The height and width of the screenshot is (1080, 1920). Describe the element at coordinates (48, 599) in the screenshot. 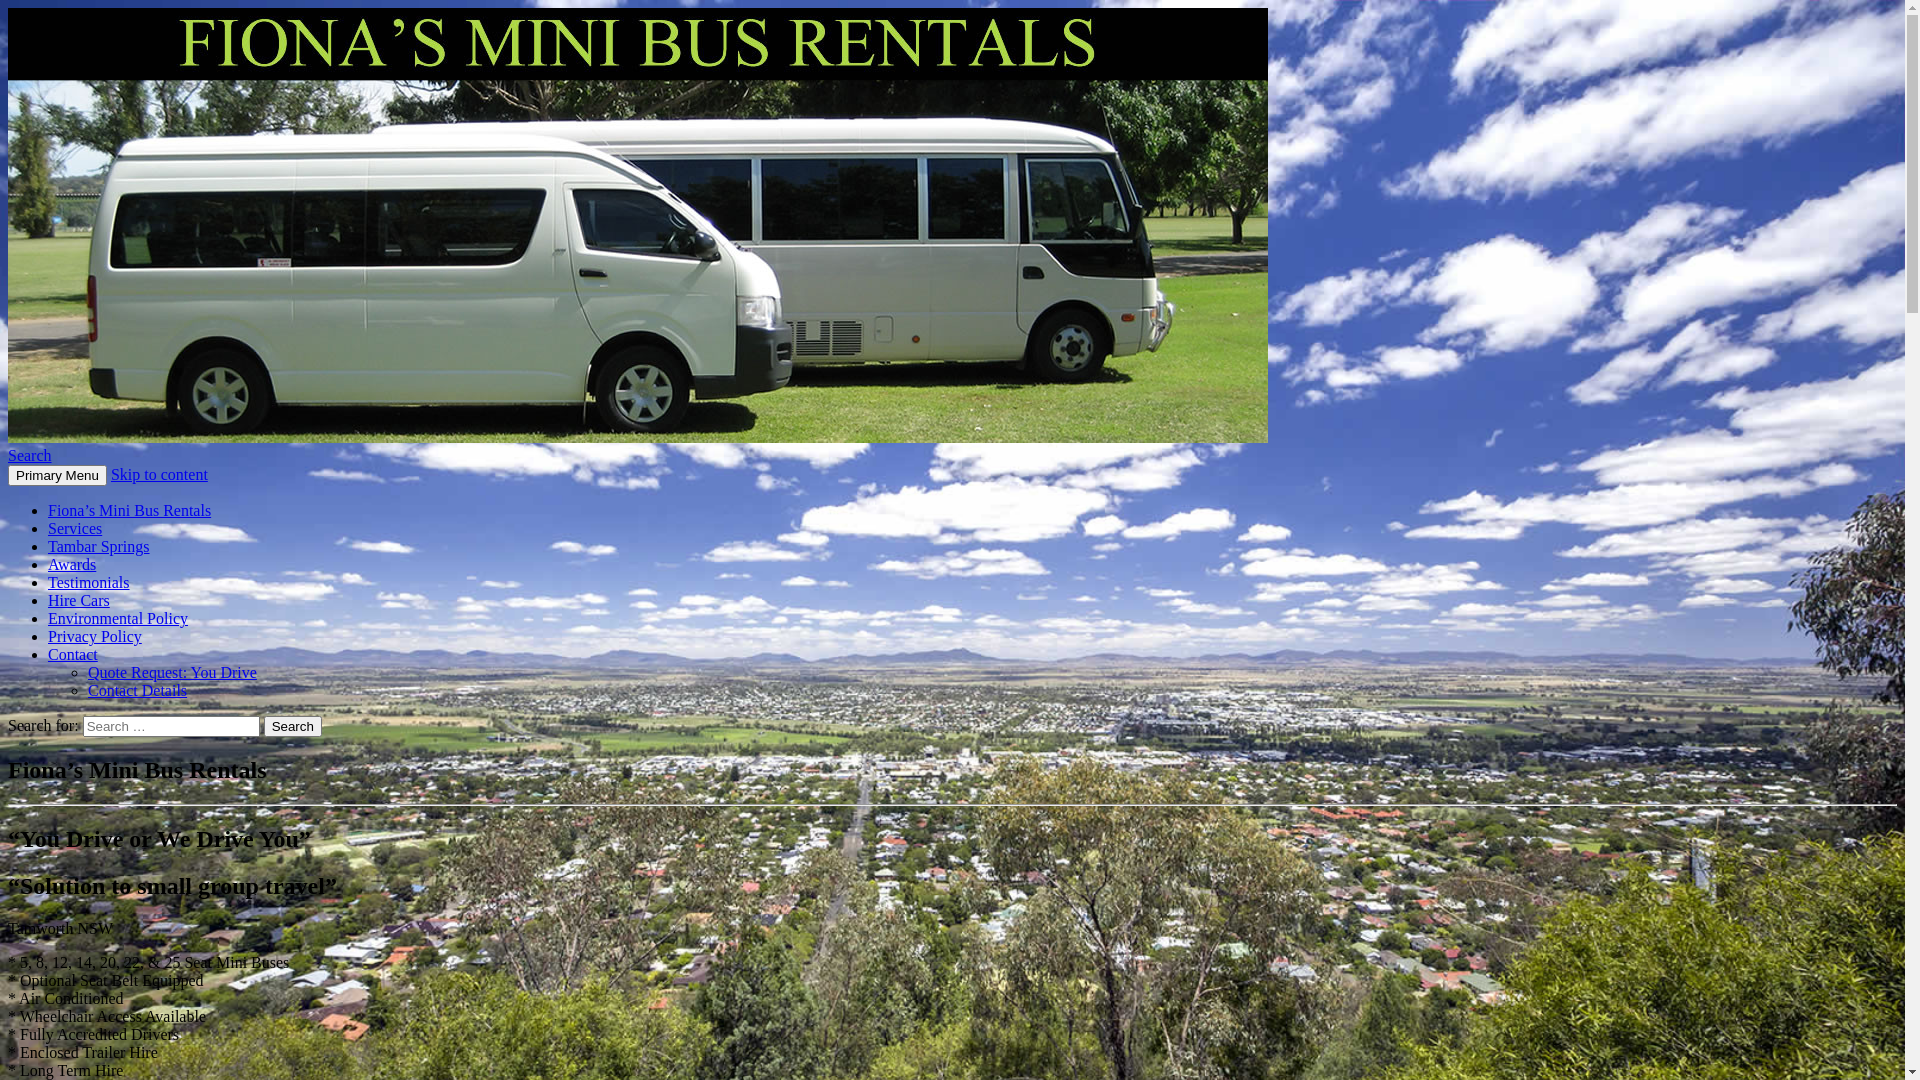

I see `'Hire Cars'` at that location.